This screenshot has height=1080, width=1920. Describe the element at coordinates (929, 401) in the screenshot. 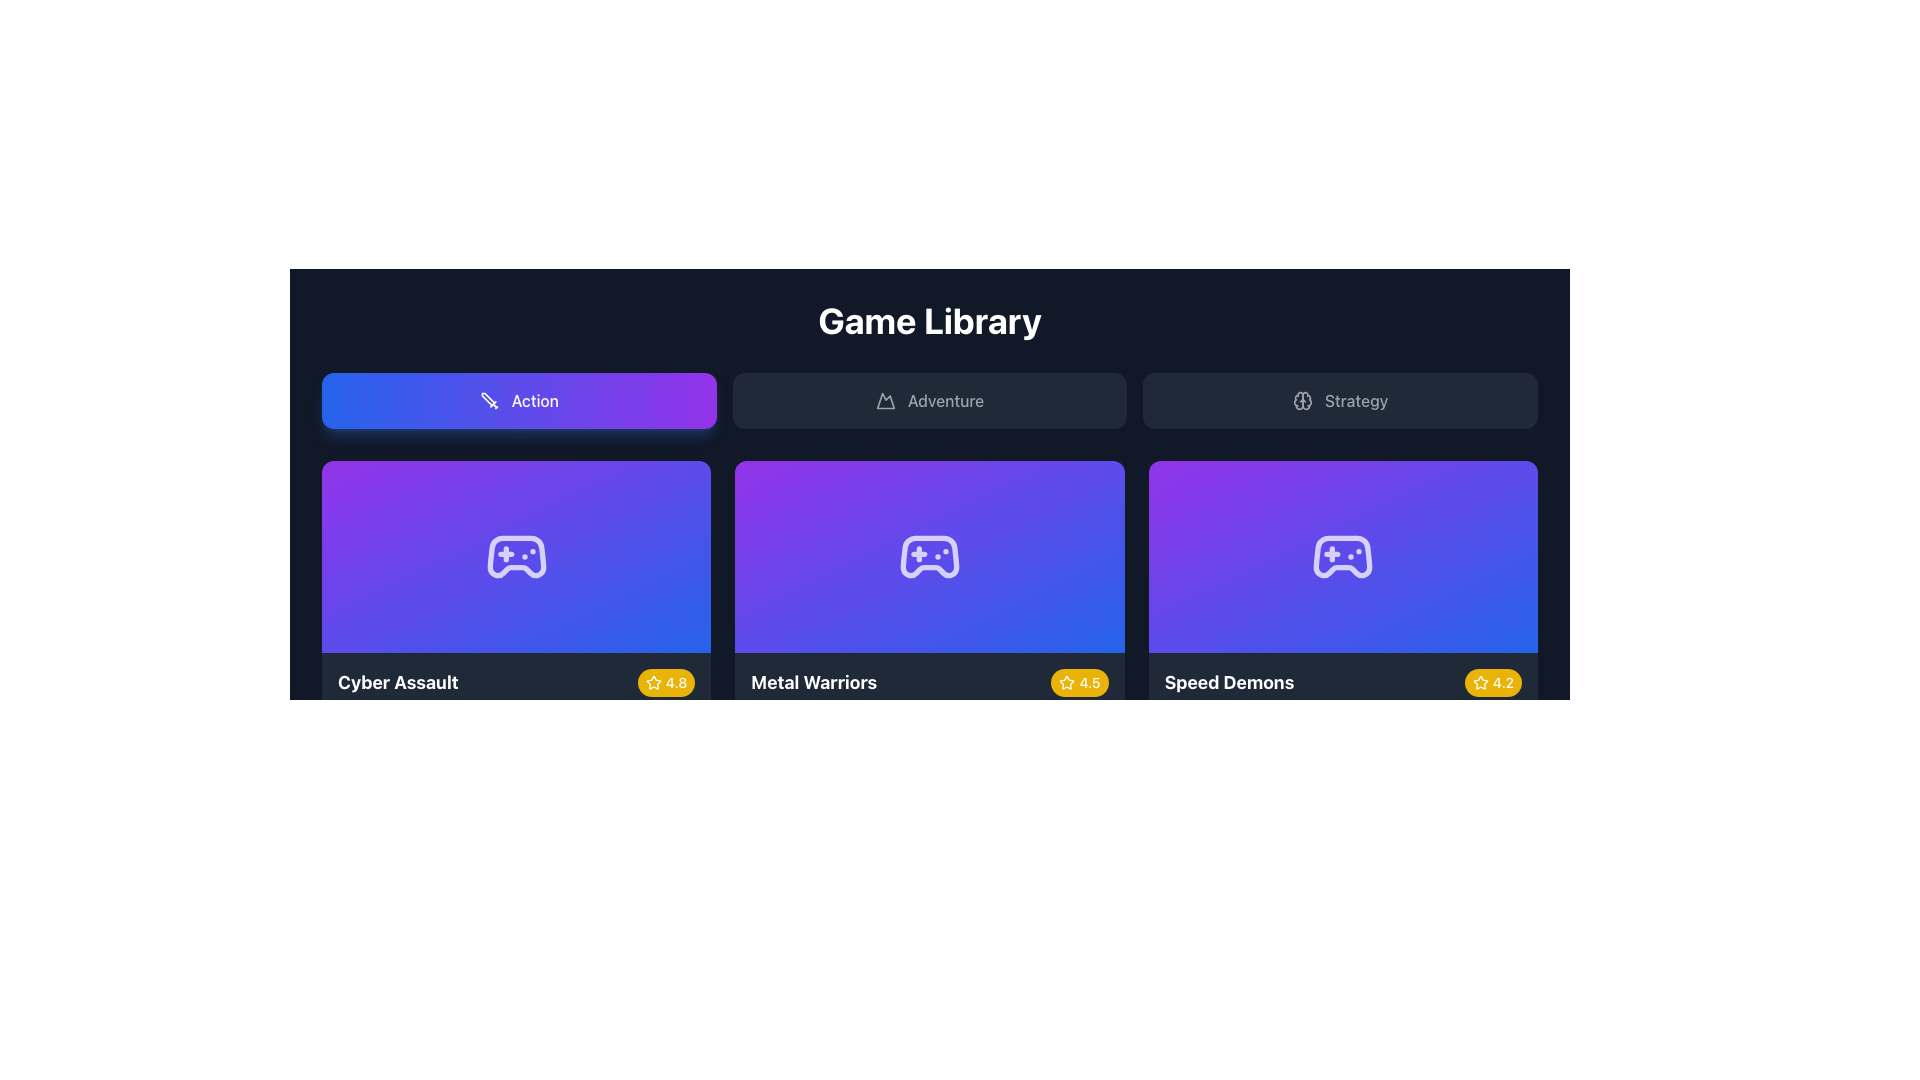

I see `the 'Adventure' category button located in the middle of the navigation bar to observe the hover effect` at that location.